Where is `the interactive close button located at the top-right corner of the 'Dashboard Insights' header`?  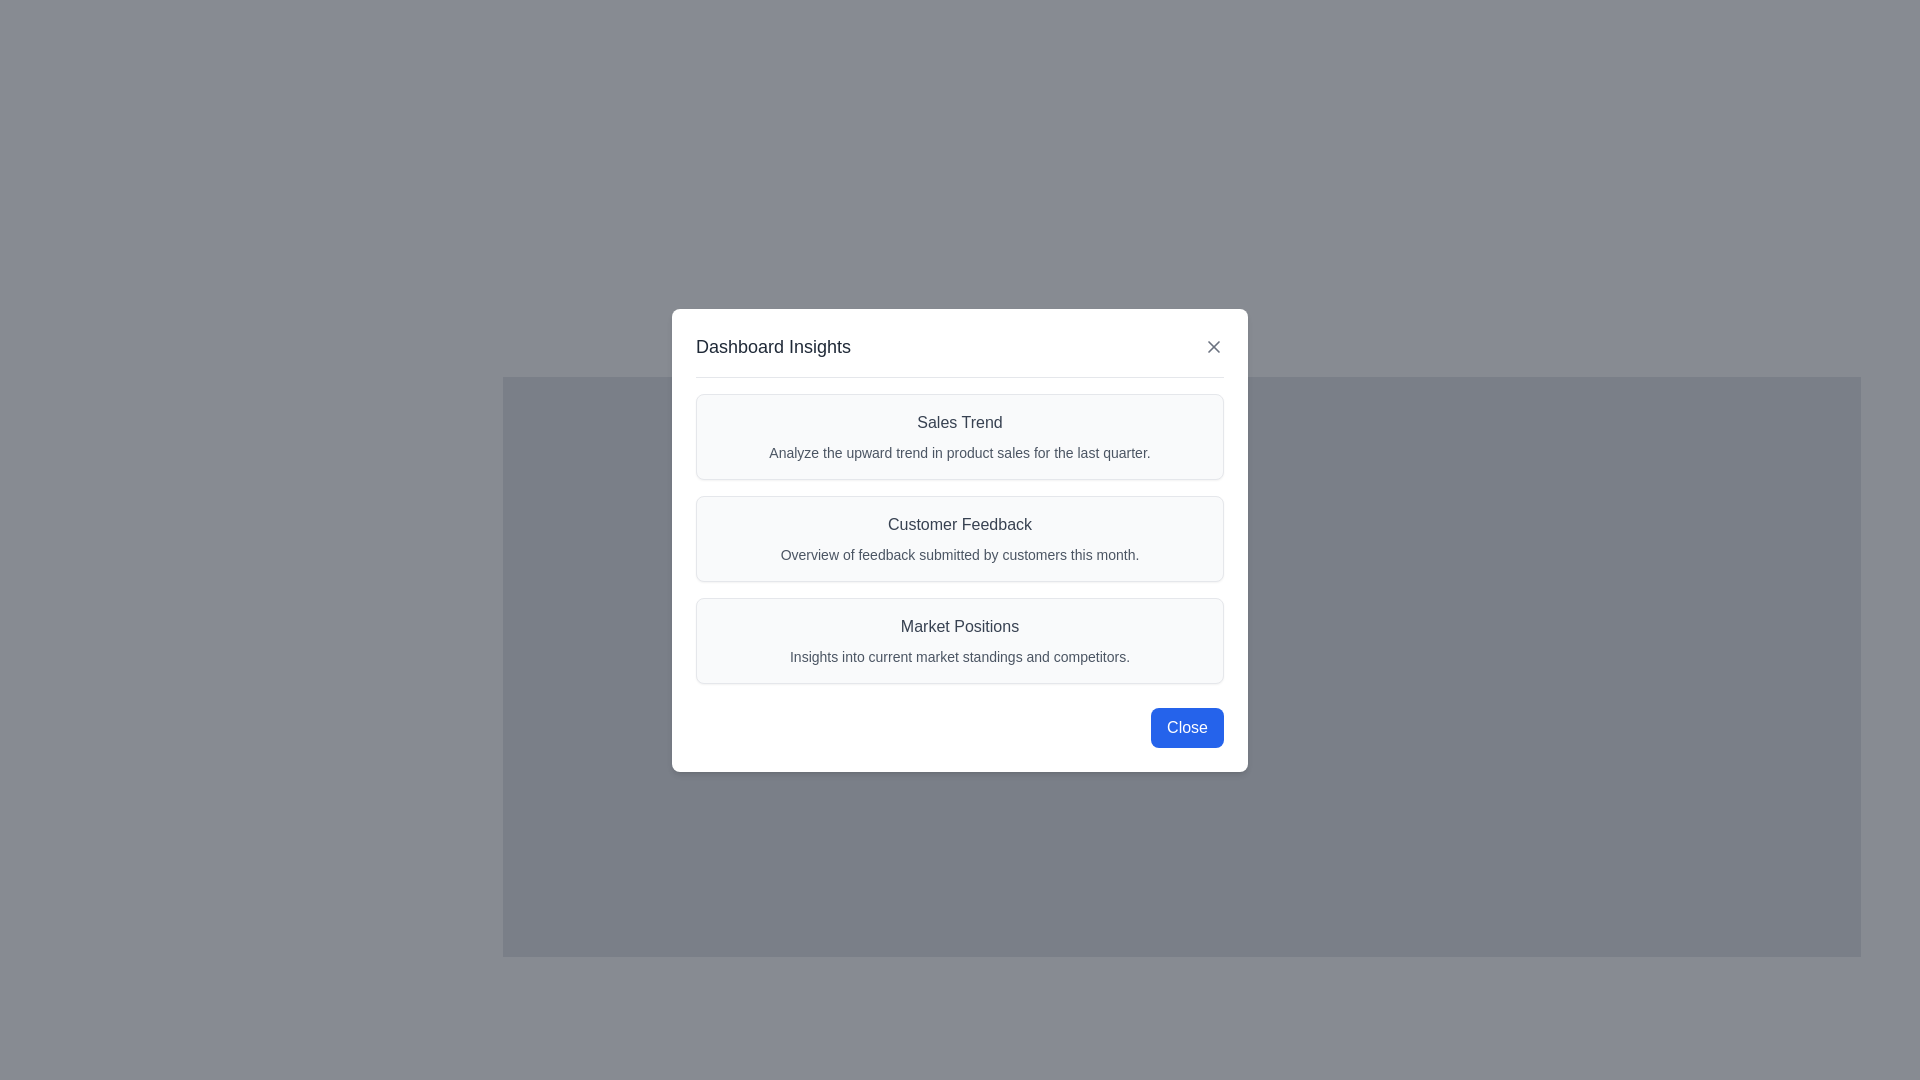
the interactive close button located at the top-right corner of the 'Dashboard Insights' header is located at coordinates (1213, 345).